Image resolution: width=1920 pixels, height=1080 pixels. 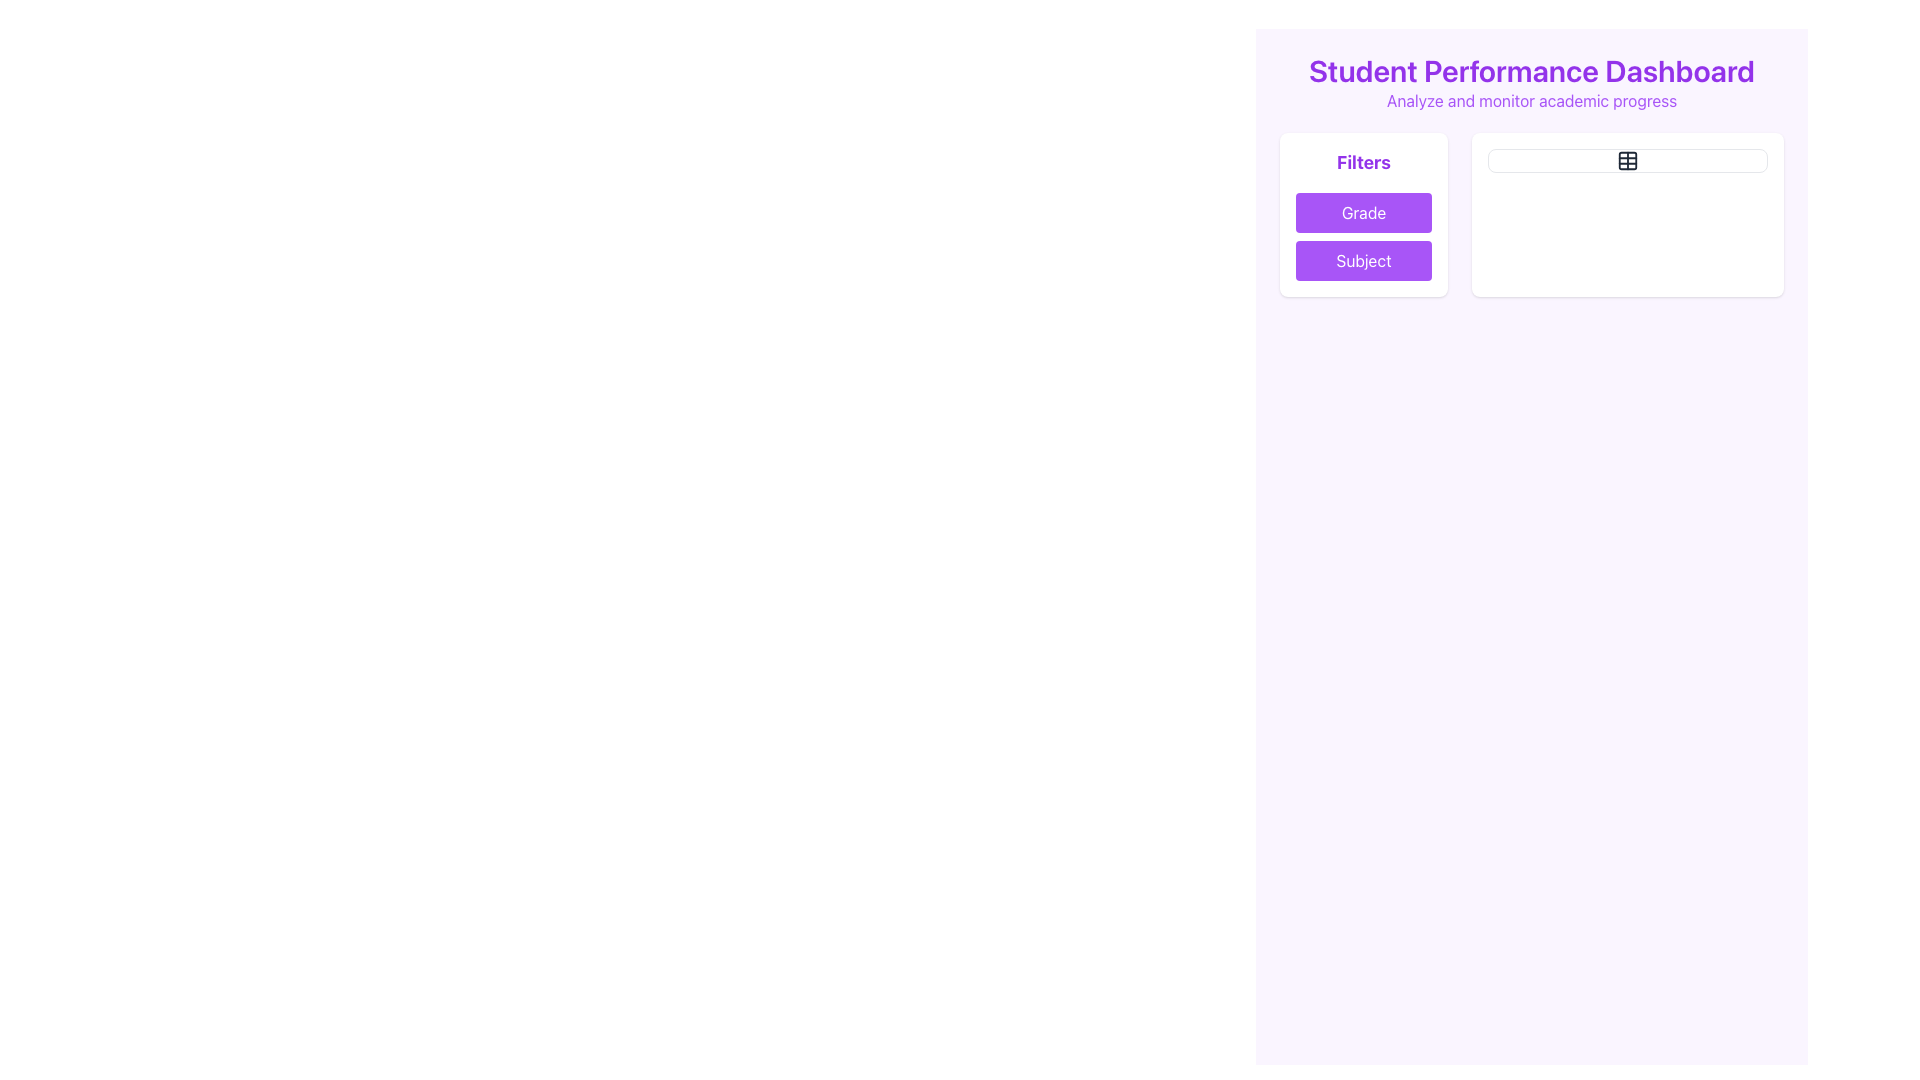 What do you see at coordinates (1627, 160) in the screenshot?
I see `the SVG icon representing a table layout, which is located in the right-hand card of the interface towards the top center` at bounding box center [1627, 160].